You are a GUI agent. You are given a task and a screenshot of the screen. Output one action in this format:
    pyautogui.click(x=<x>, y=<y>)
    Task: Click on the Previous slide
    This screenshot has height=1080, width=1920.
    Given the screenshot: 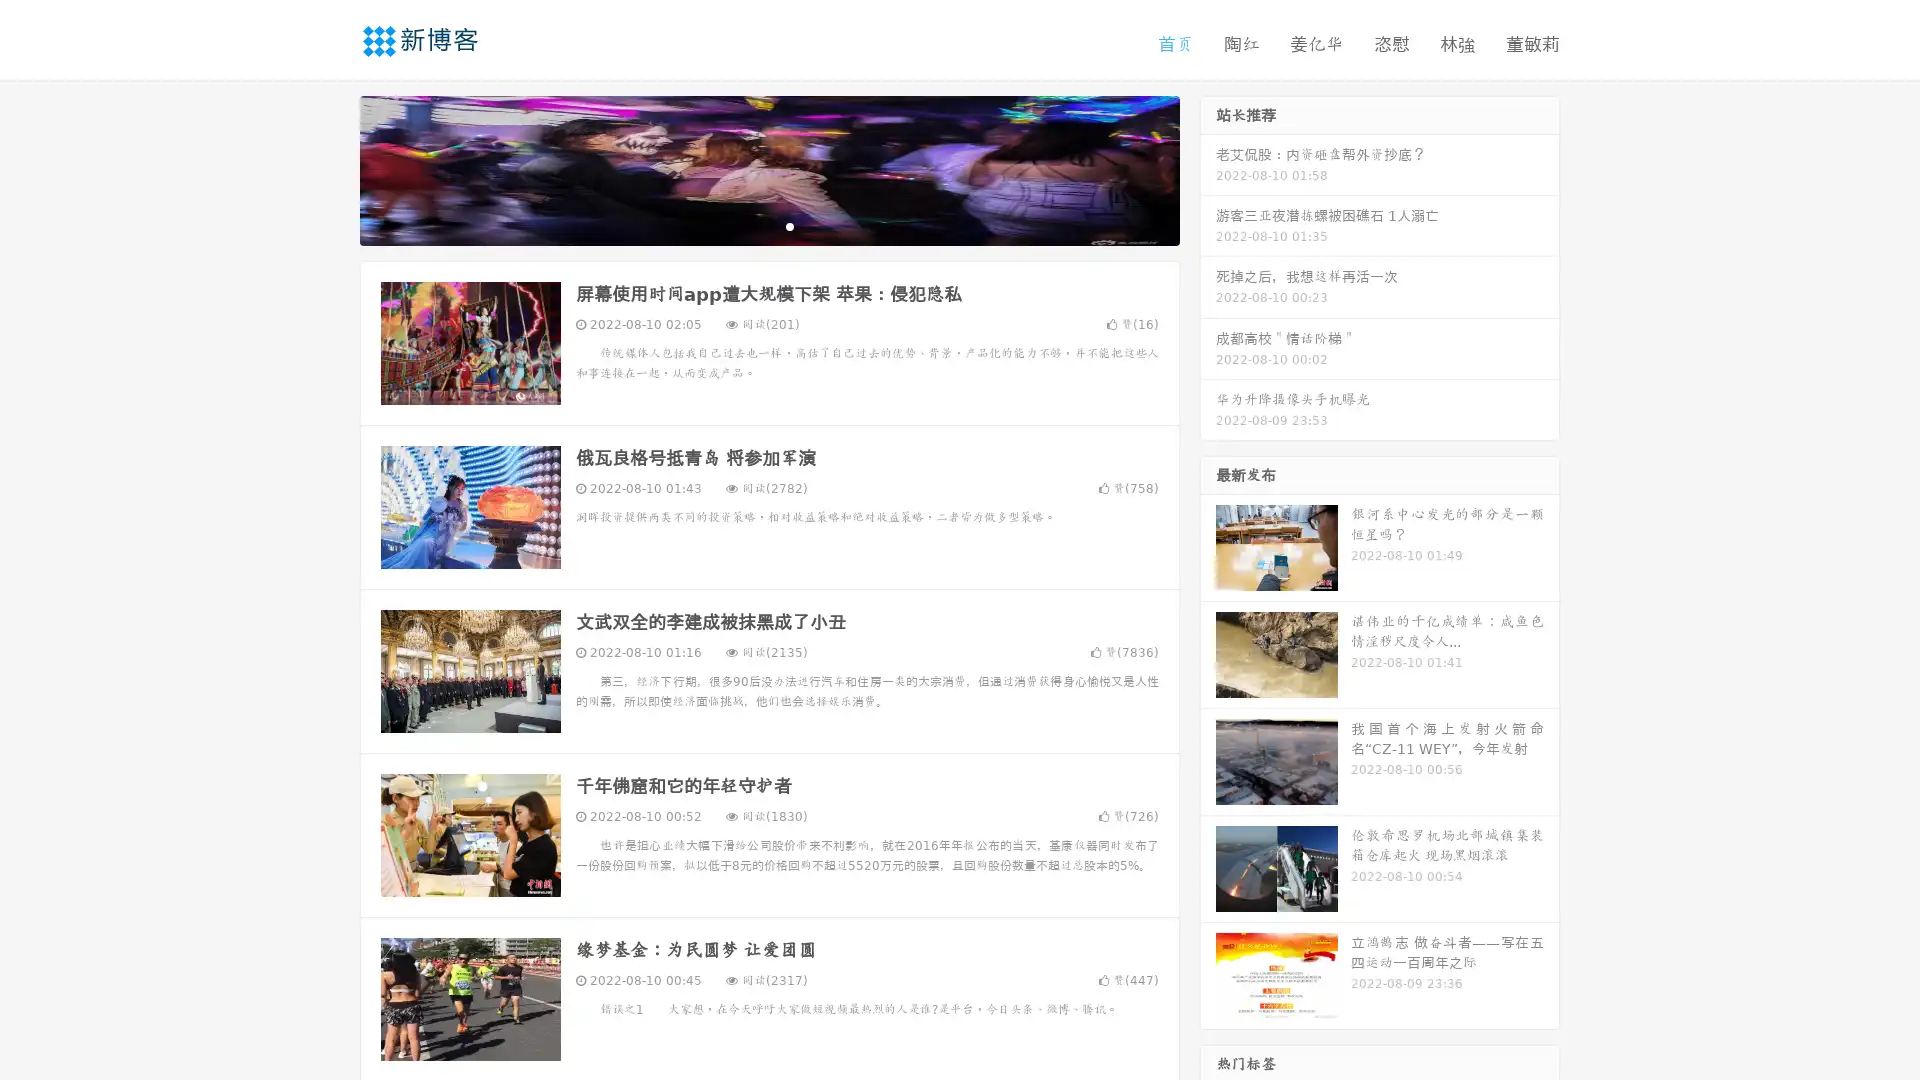 What is the action you would take?
    pyautogui.click(x=330, y=168)
    